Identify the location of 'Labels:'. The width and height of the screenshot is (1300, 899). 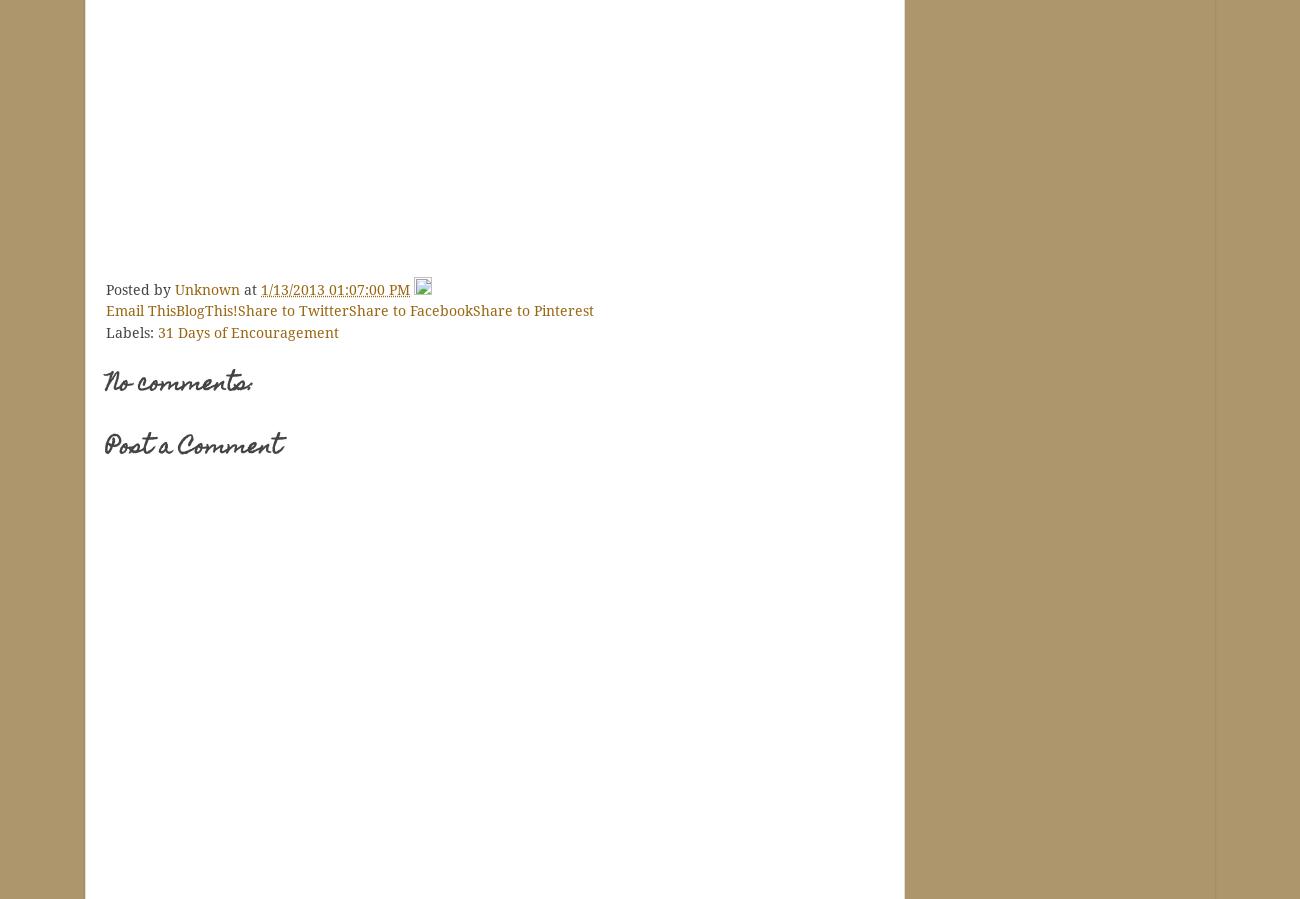
(130, 331).